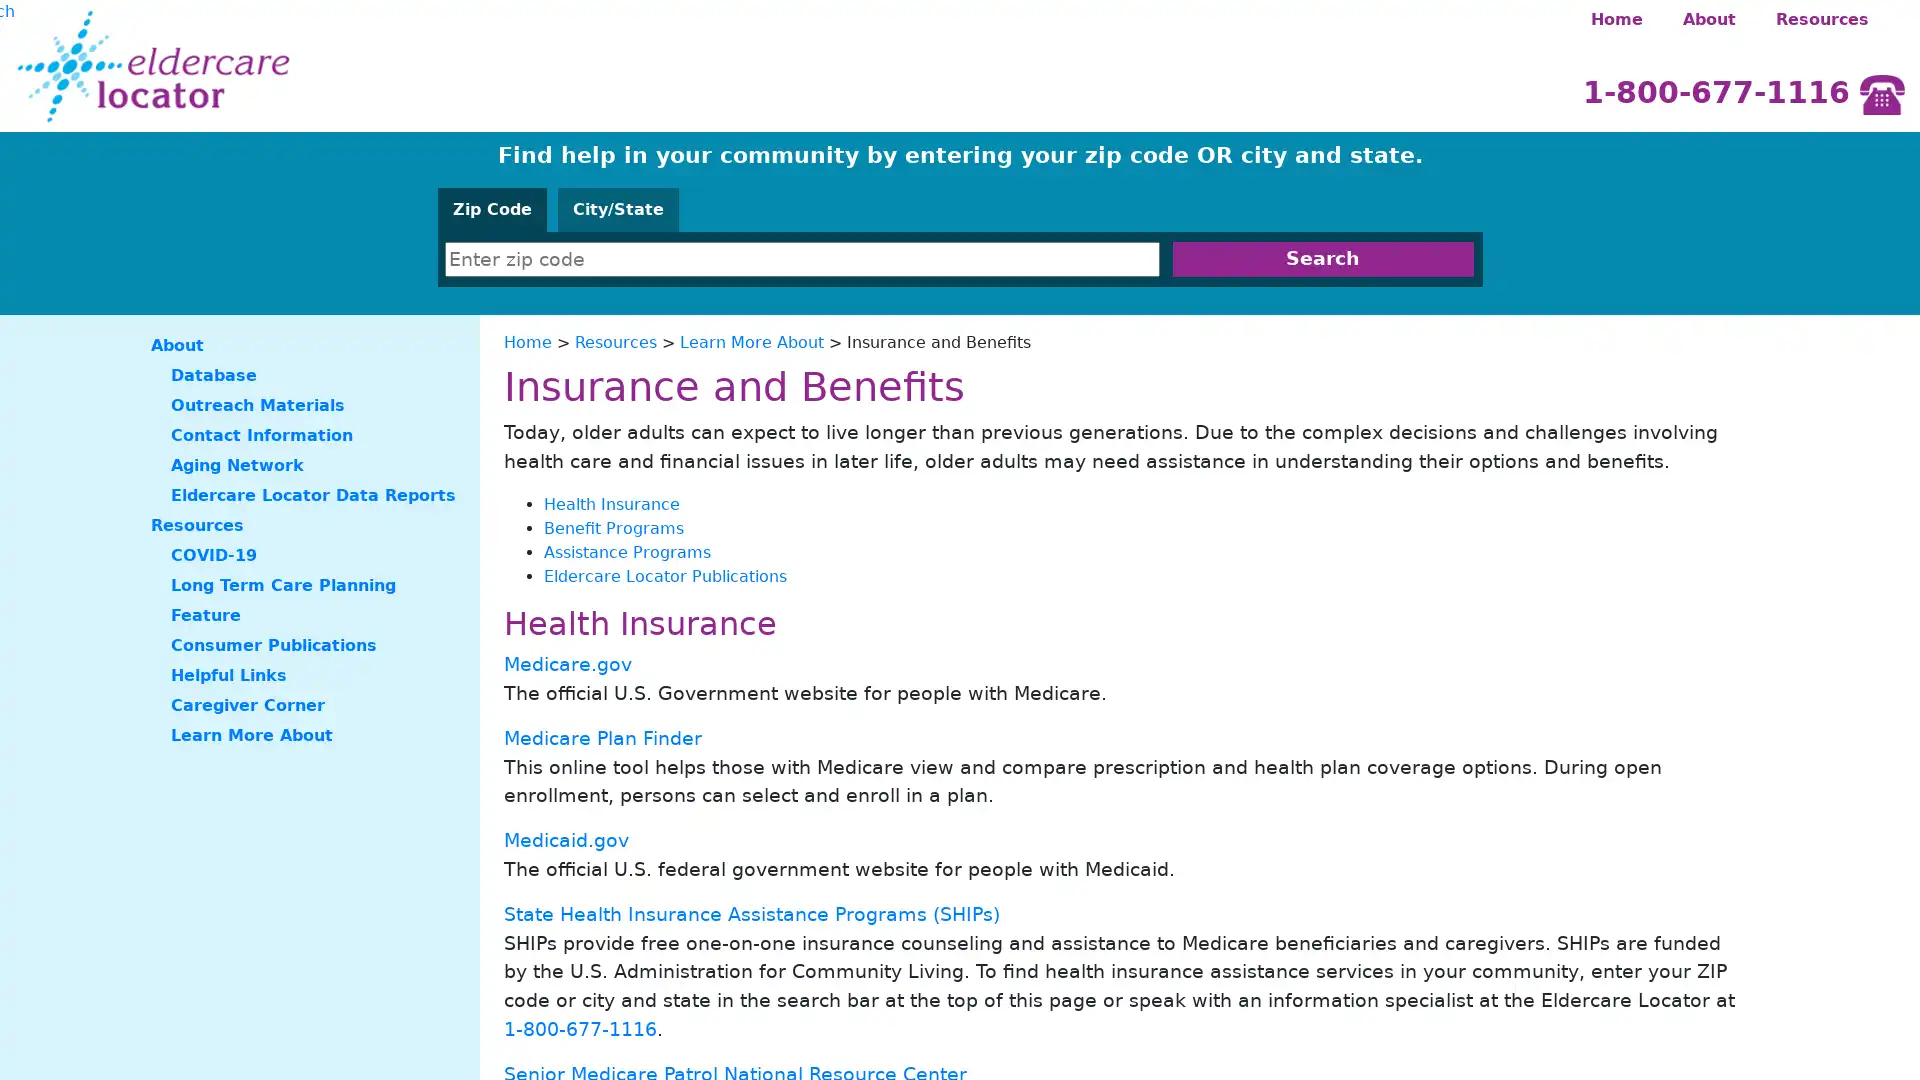 The width and height of the screenshot is (1920, 1080). Describe the element at coordinates (1322, 258) in the screenshot. I see `Search` at that location.